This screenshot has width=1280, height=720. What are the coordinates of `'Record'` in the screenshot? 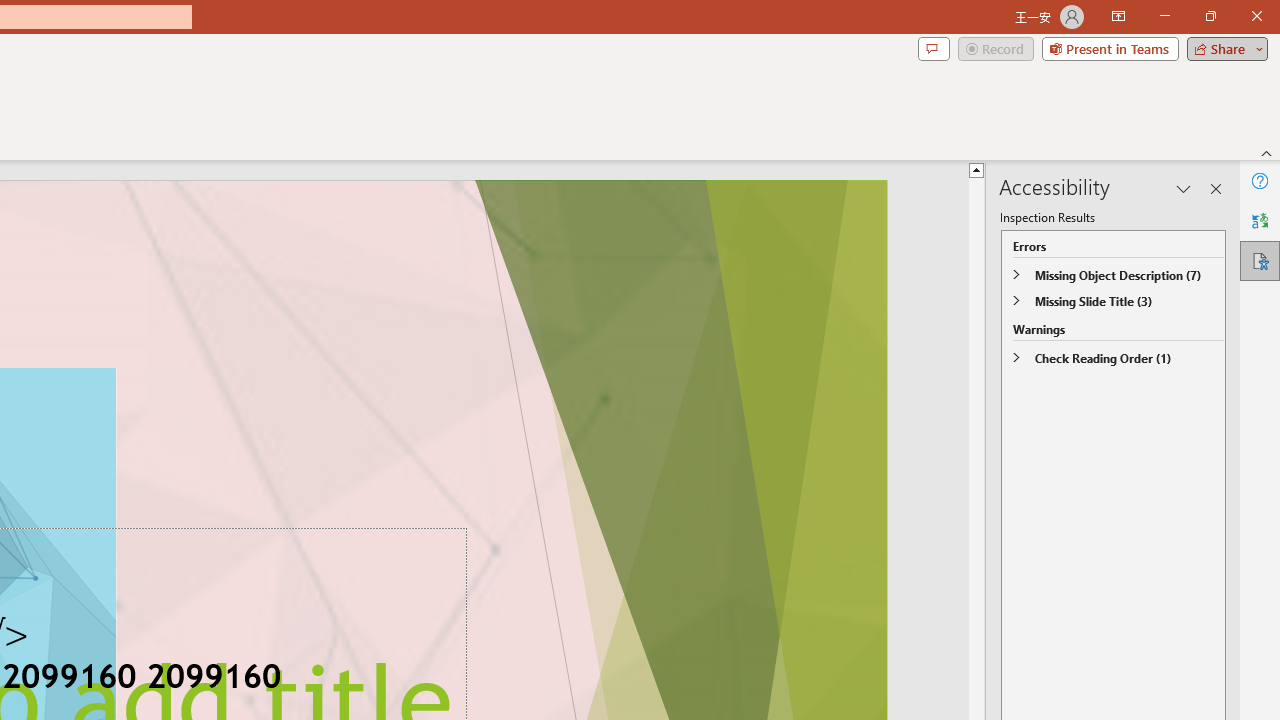 It's located at (995, 47).